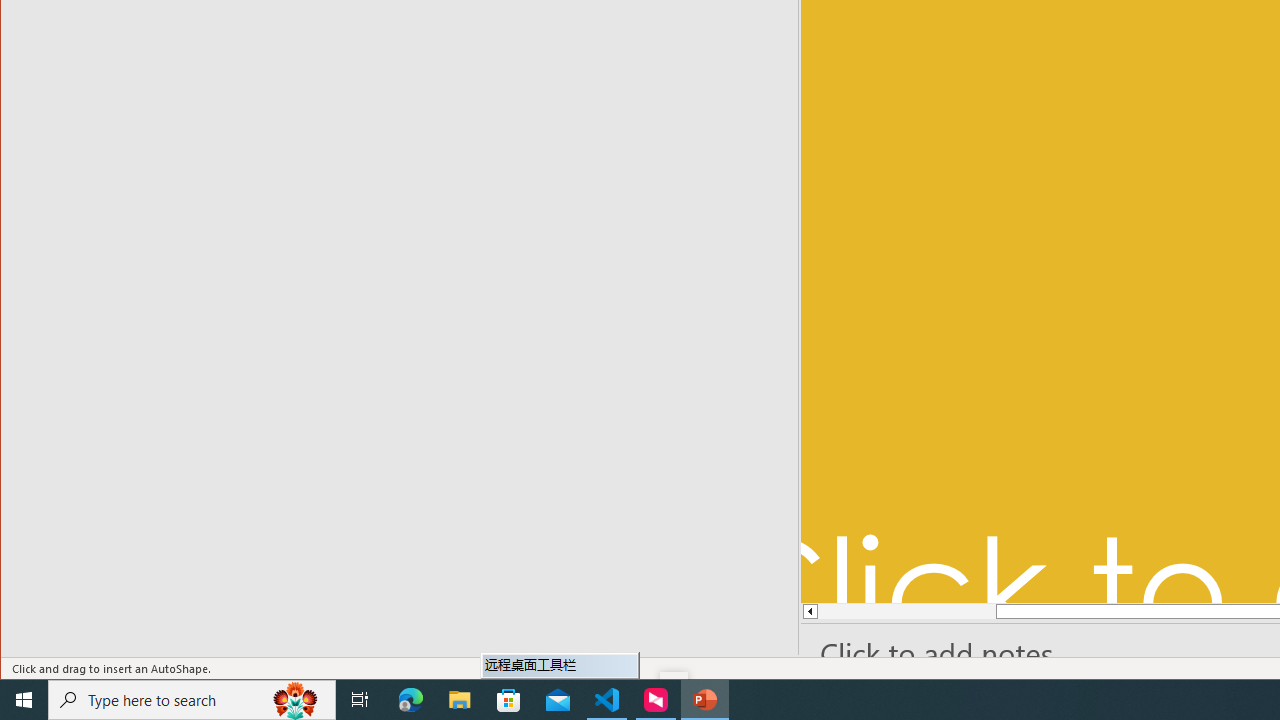 The image size is (1280, 720). Describe the element at coordinates (509, 698) in the screenshot. I see `'Microsoft Store'` at that location.